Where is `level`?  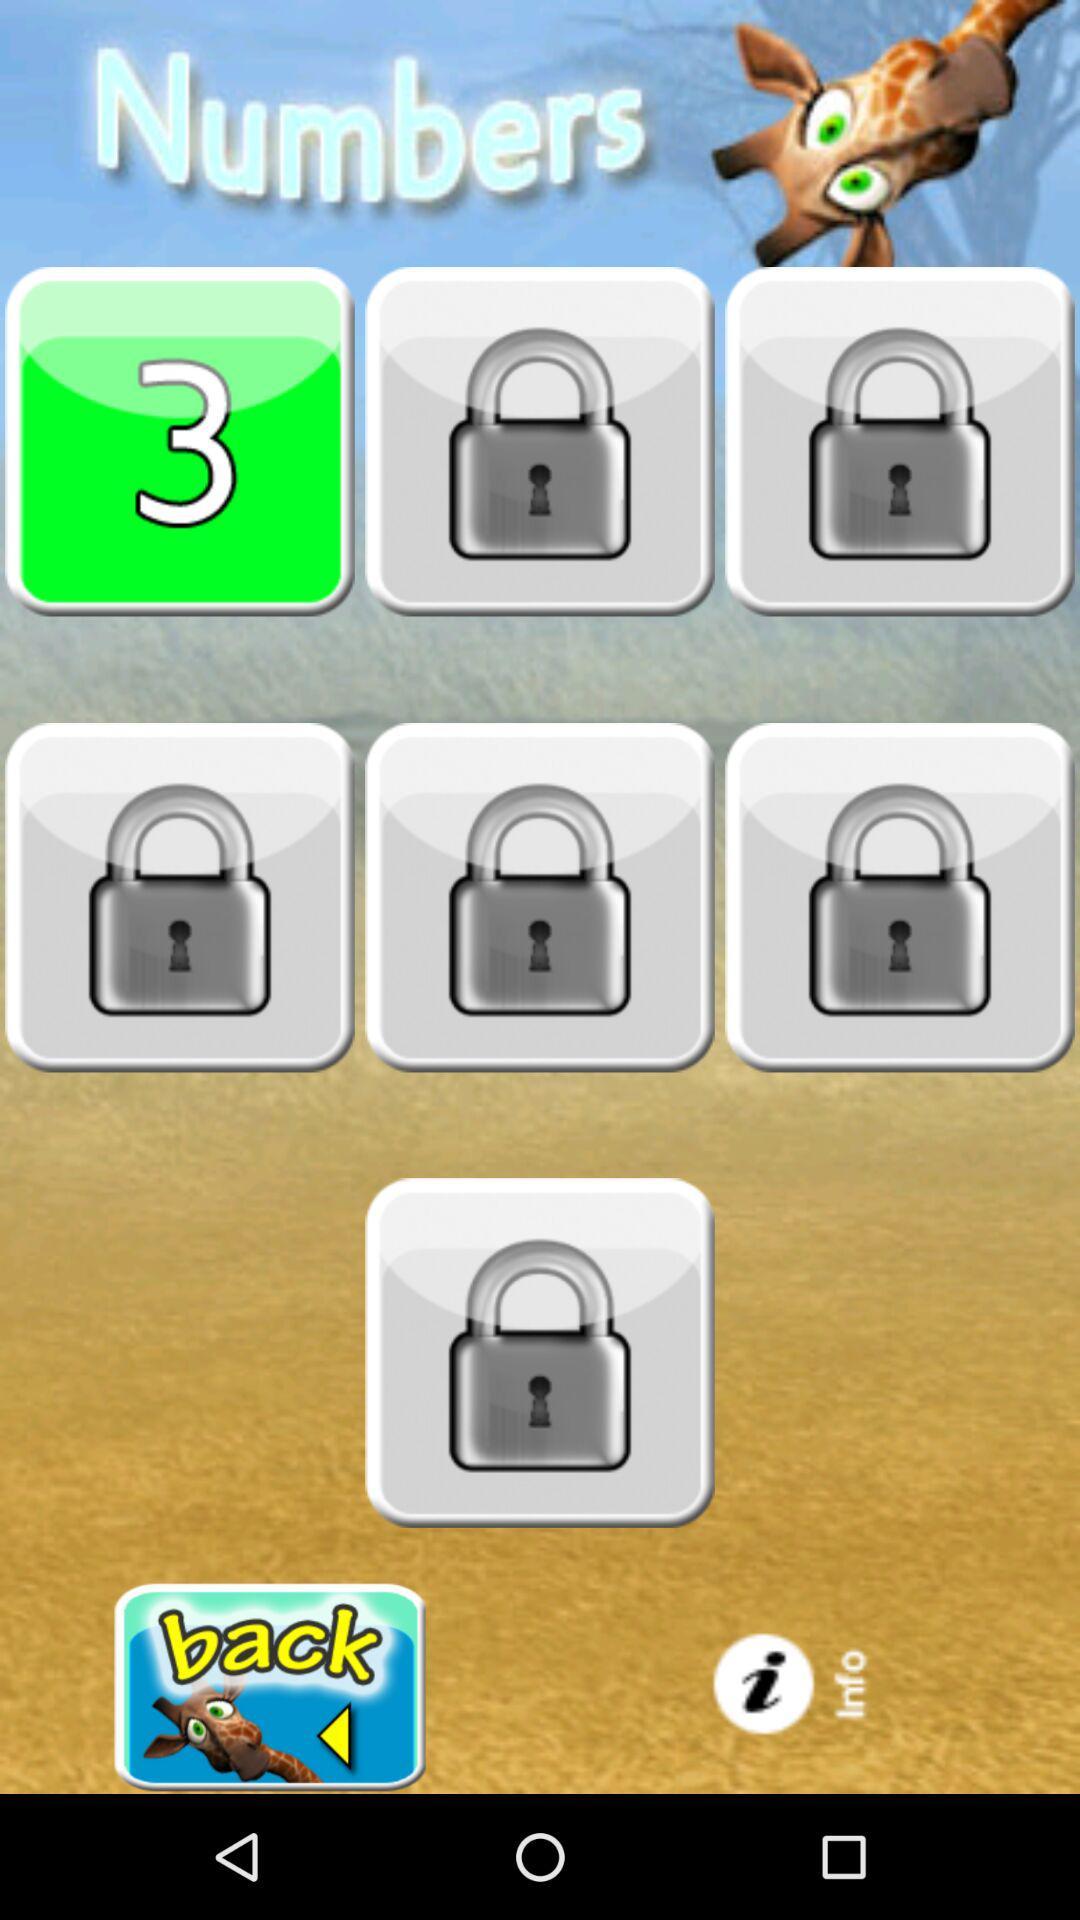
level is located at coordinates (898, 440).